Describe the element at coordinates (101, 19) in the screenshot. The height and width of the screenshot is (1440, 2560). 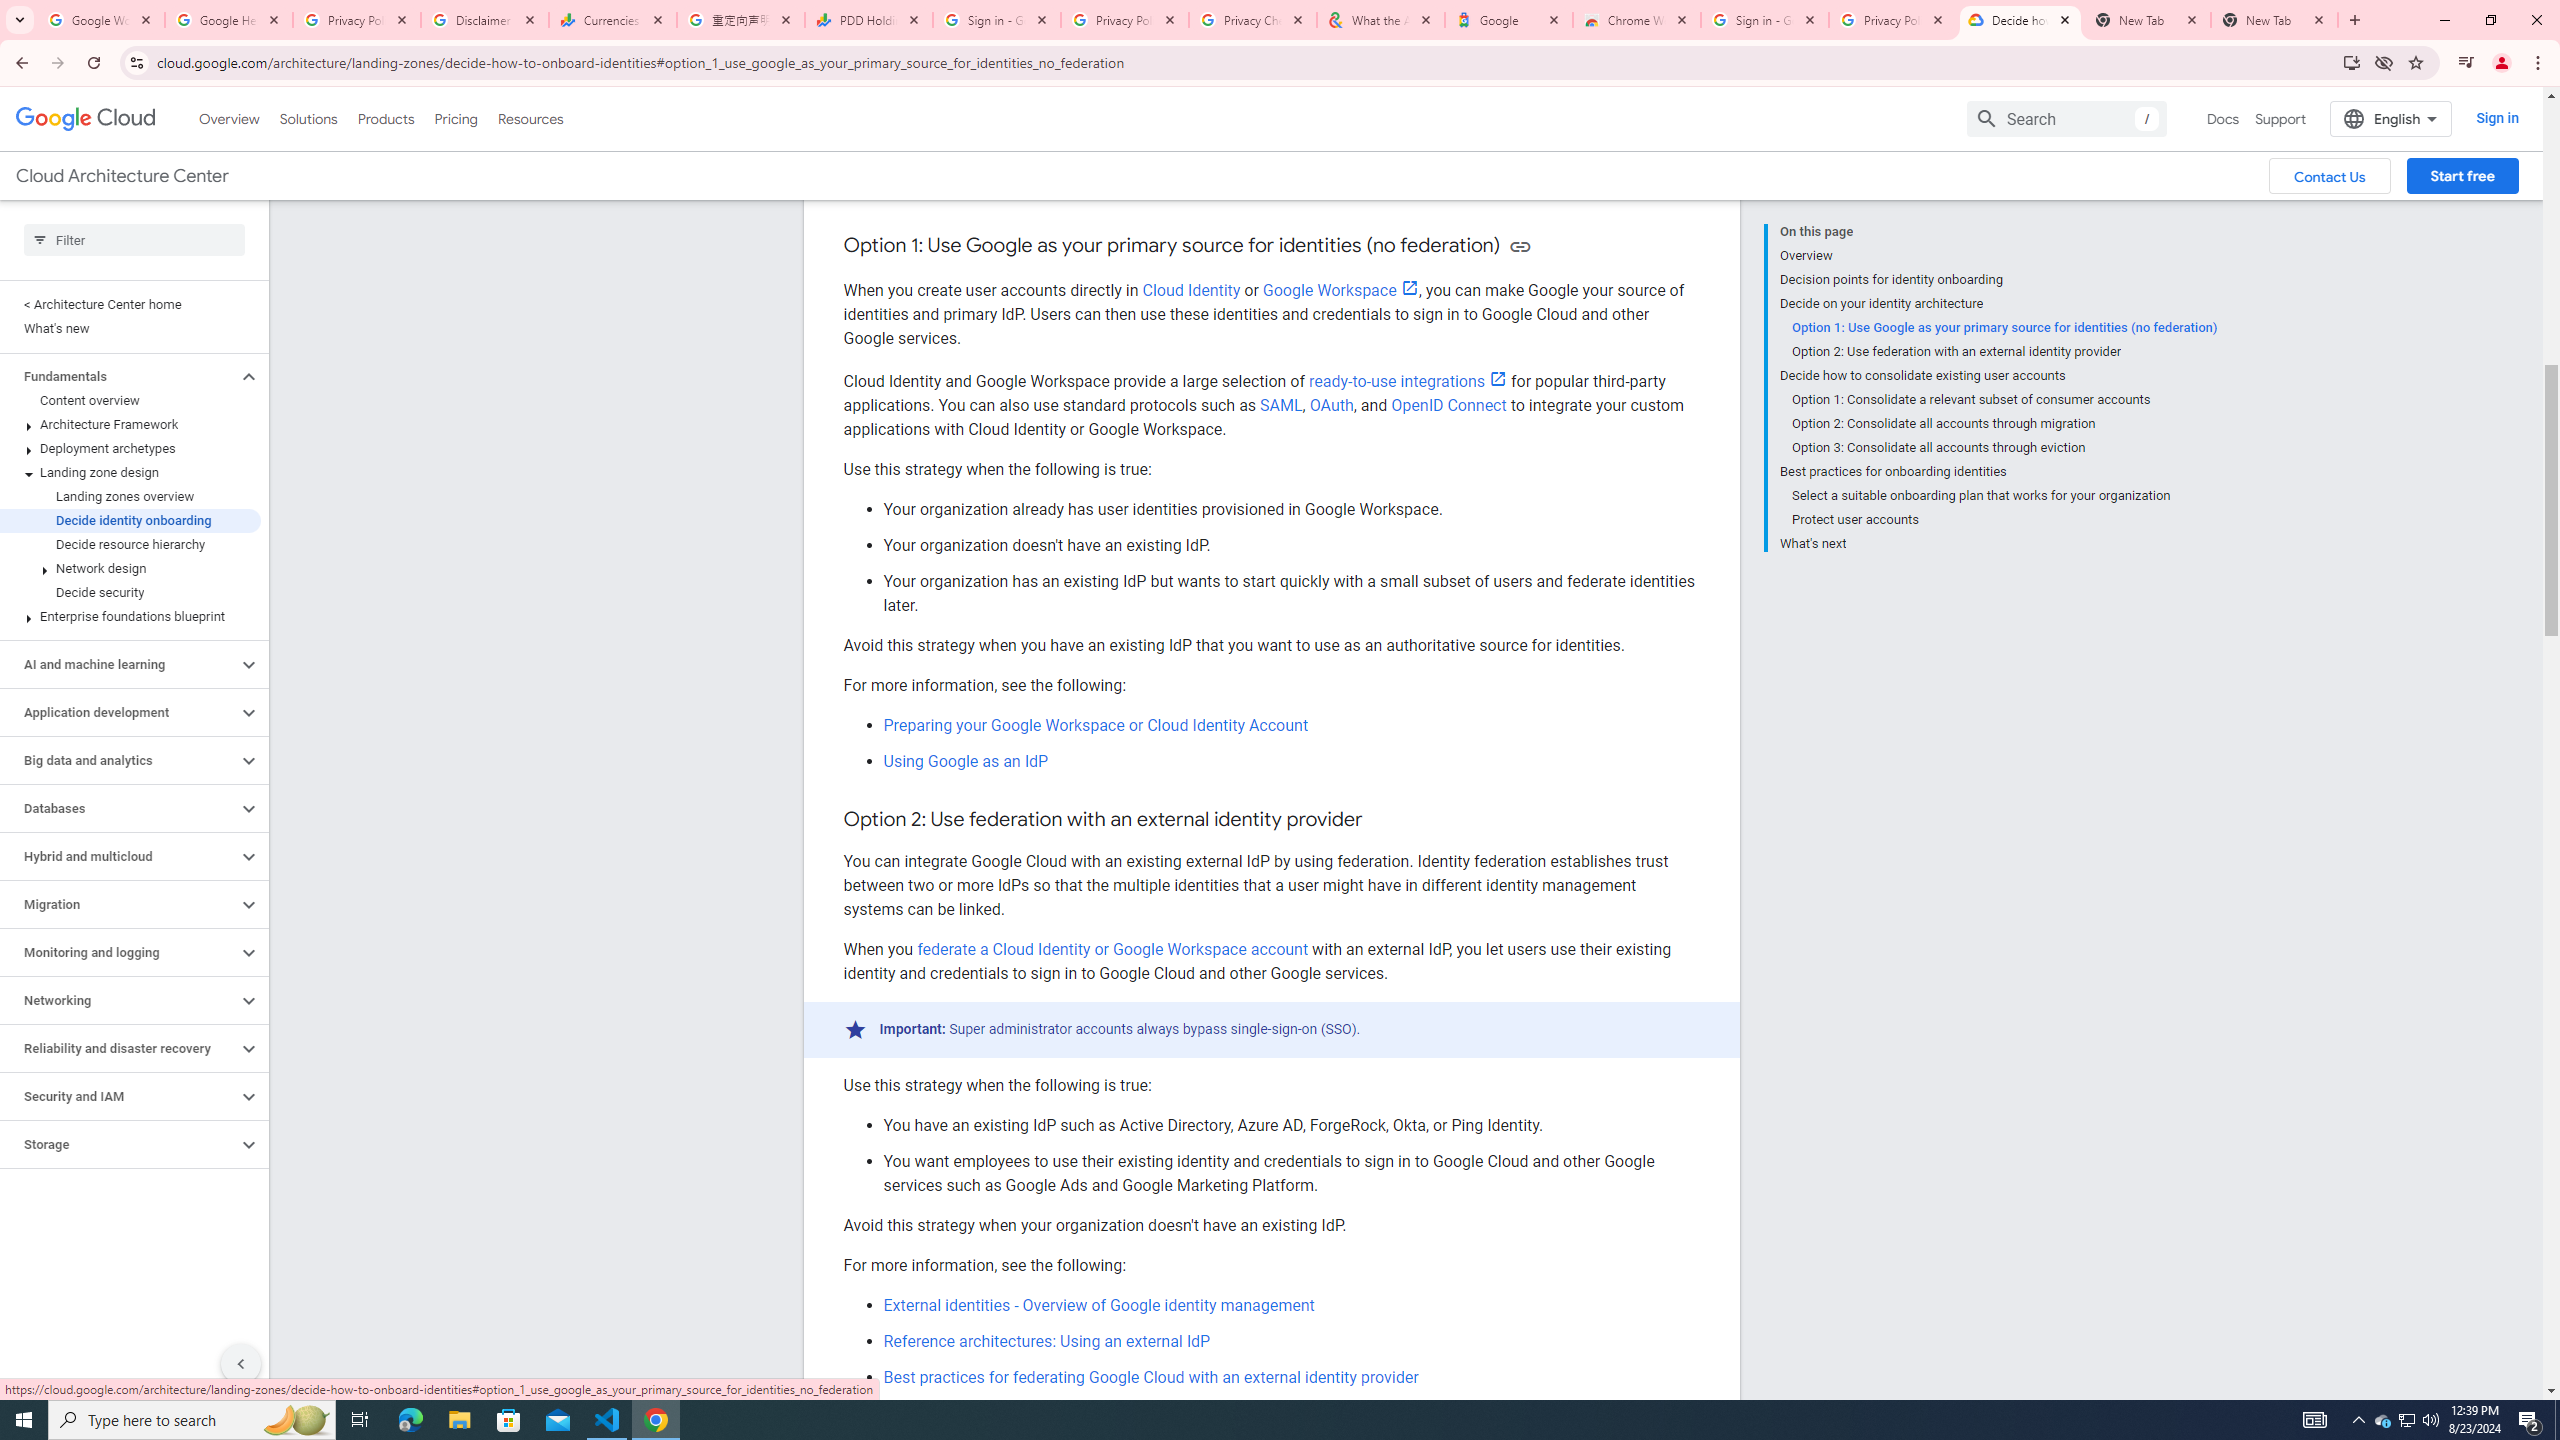
I see `'Google Workspace Admin Community'` at that location.